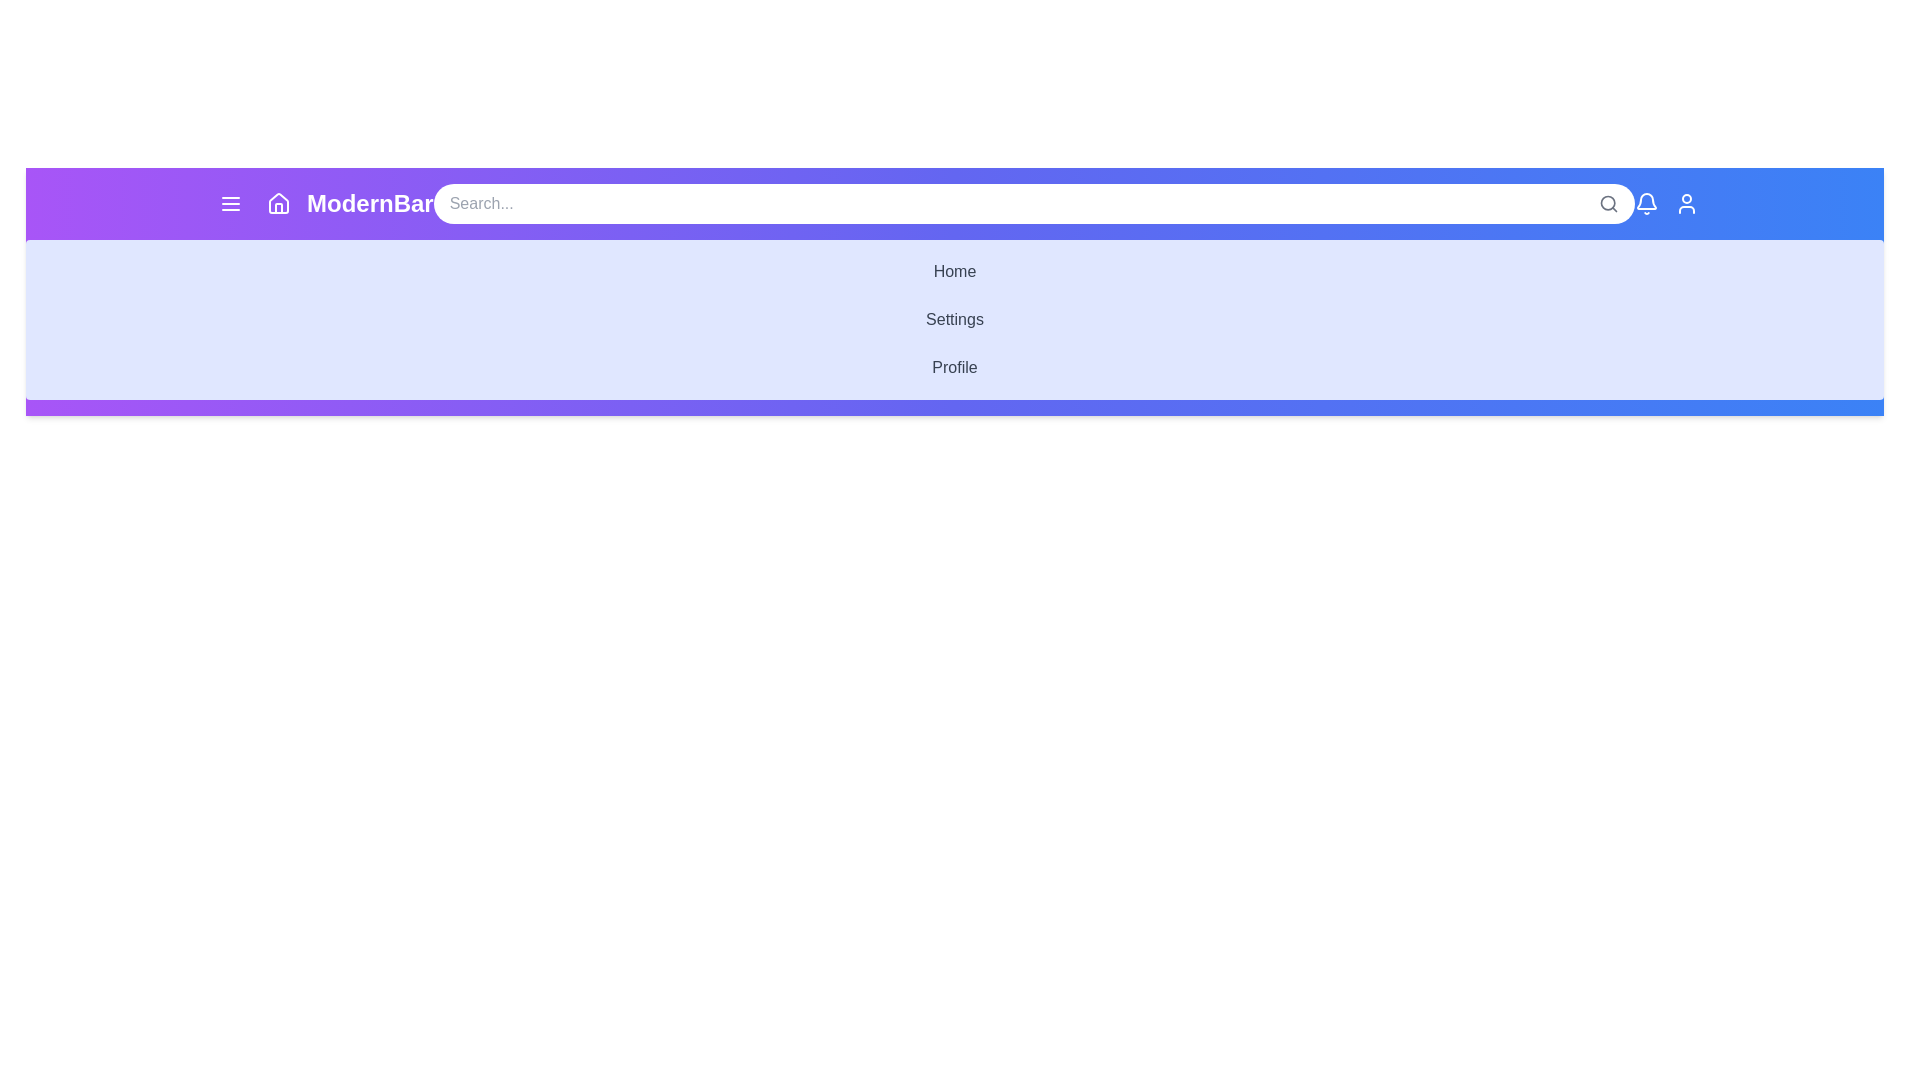  What do you see at coordinates (1685, 204) in the screenshot?
I see `the user icon in the ModernAppBar` at bounding box center [1685, 204].